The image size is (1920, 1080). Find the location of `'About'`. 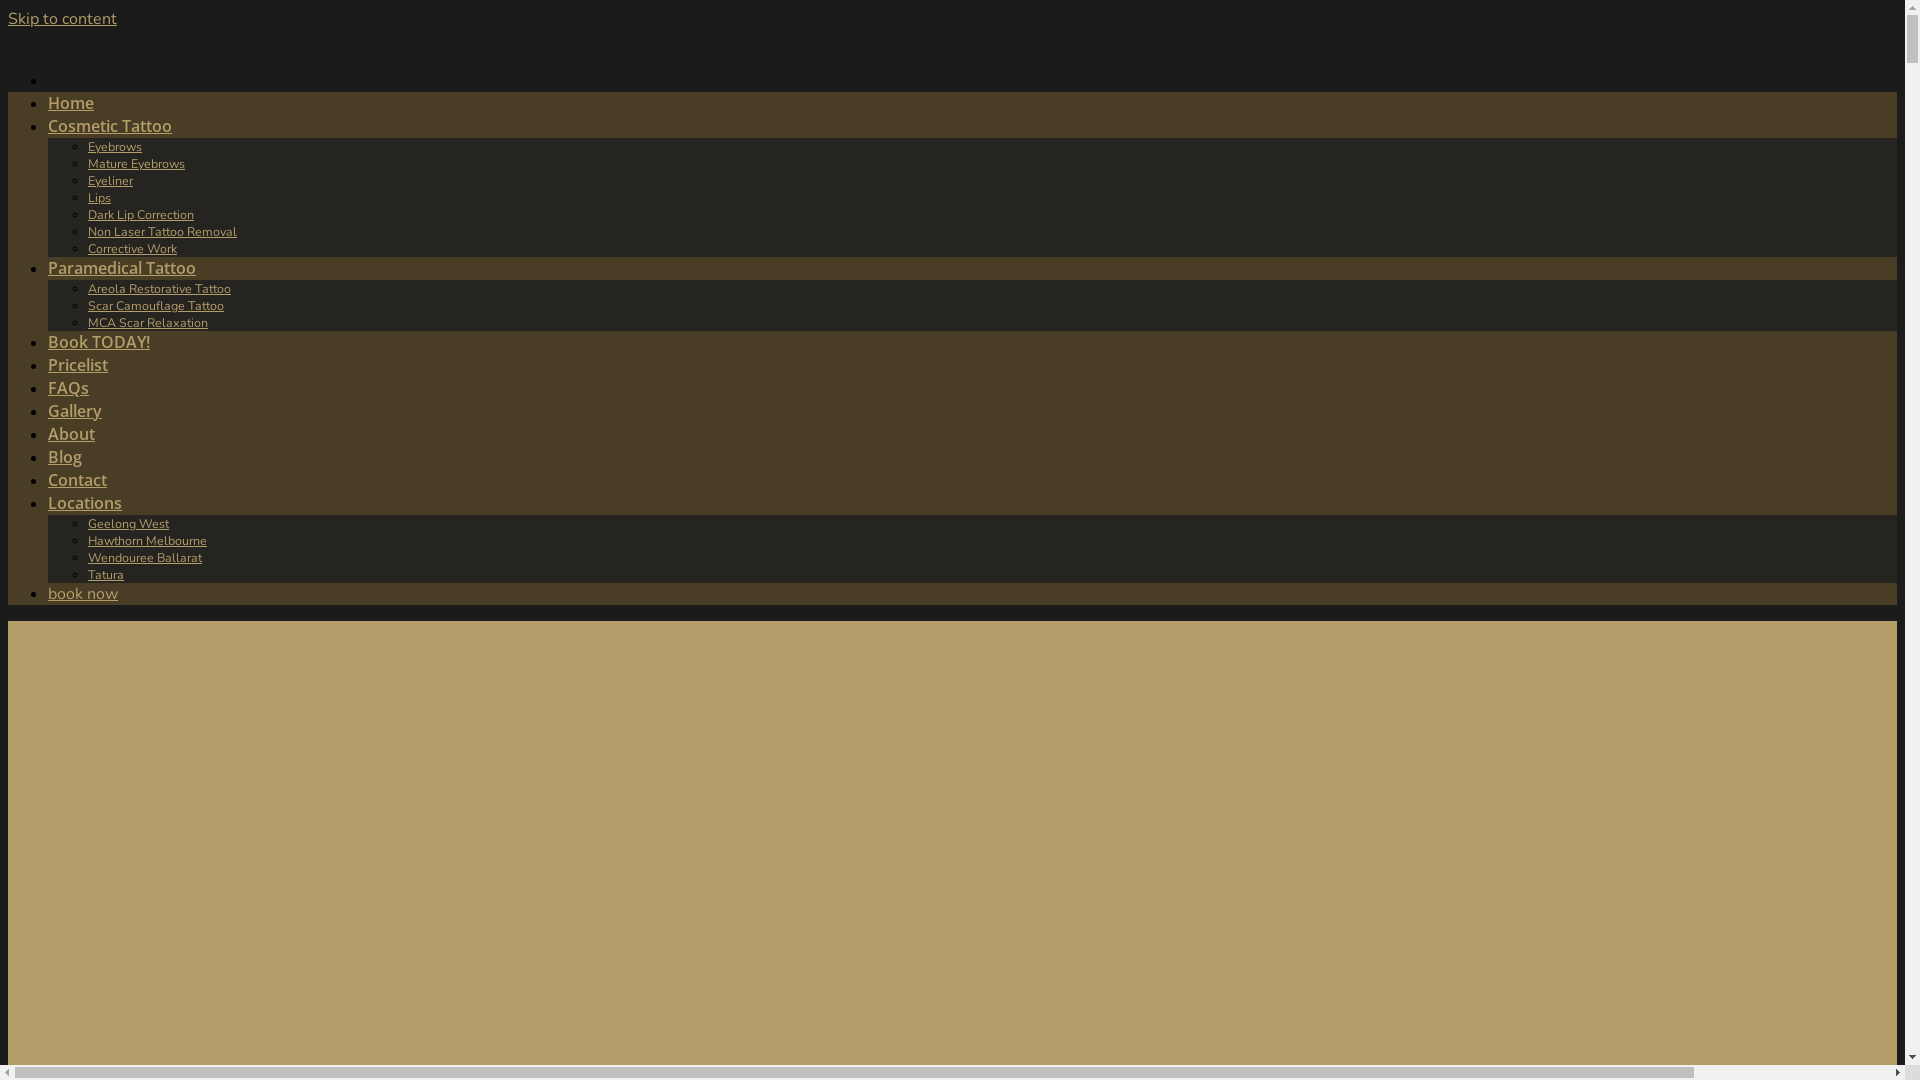

'About' is located at coordinates (71, 433).